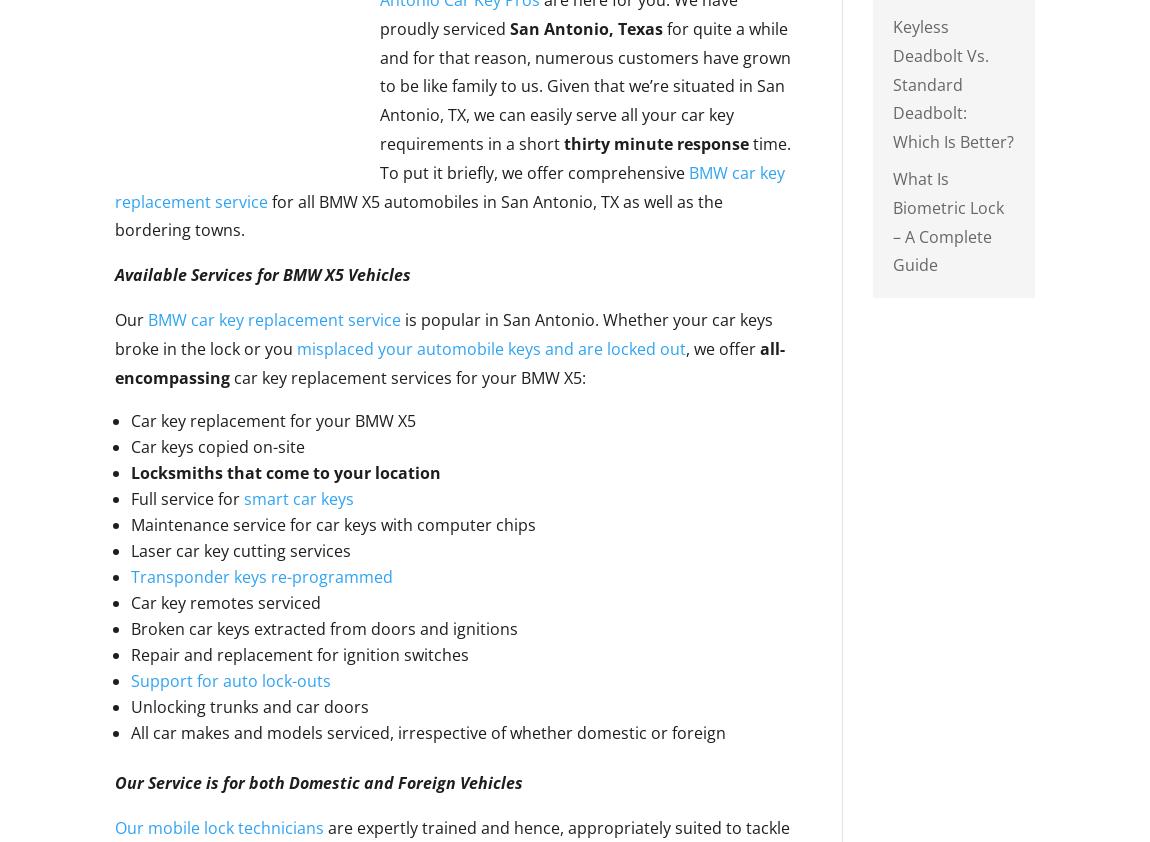  What do you see at coordinates (130, 319) in the screenshot?
I see `'Our'` at bounding box center [130, 319].